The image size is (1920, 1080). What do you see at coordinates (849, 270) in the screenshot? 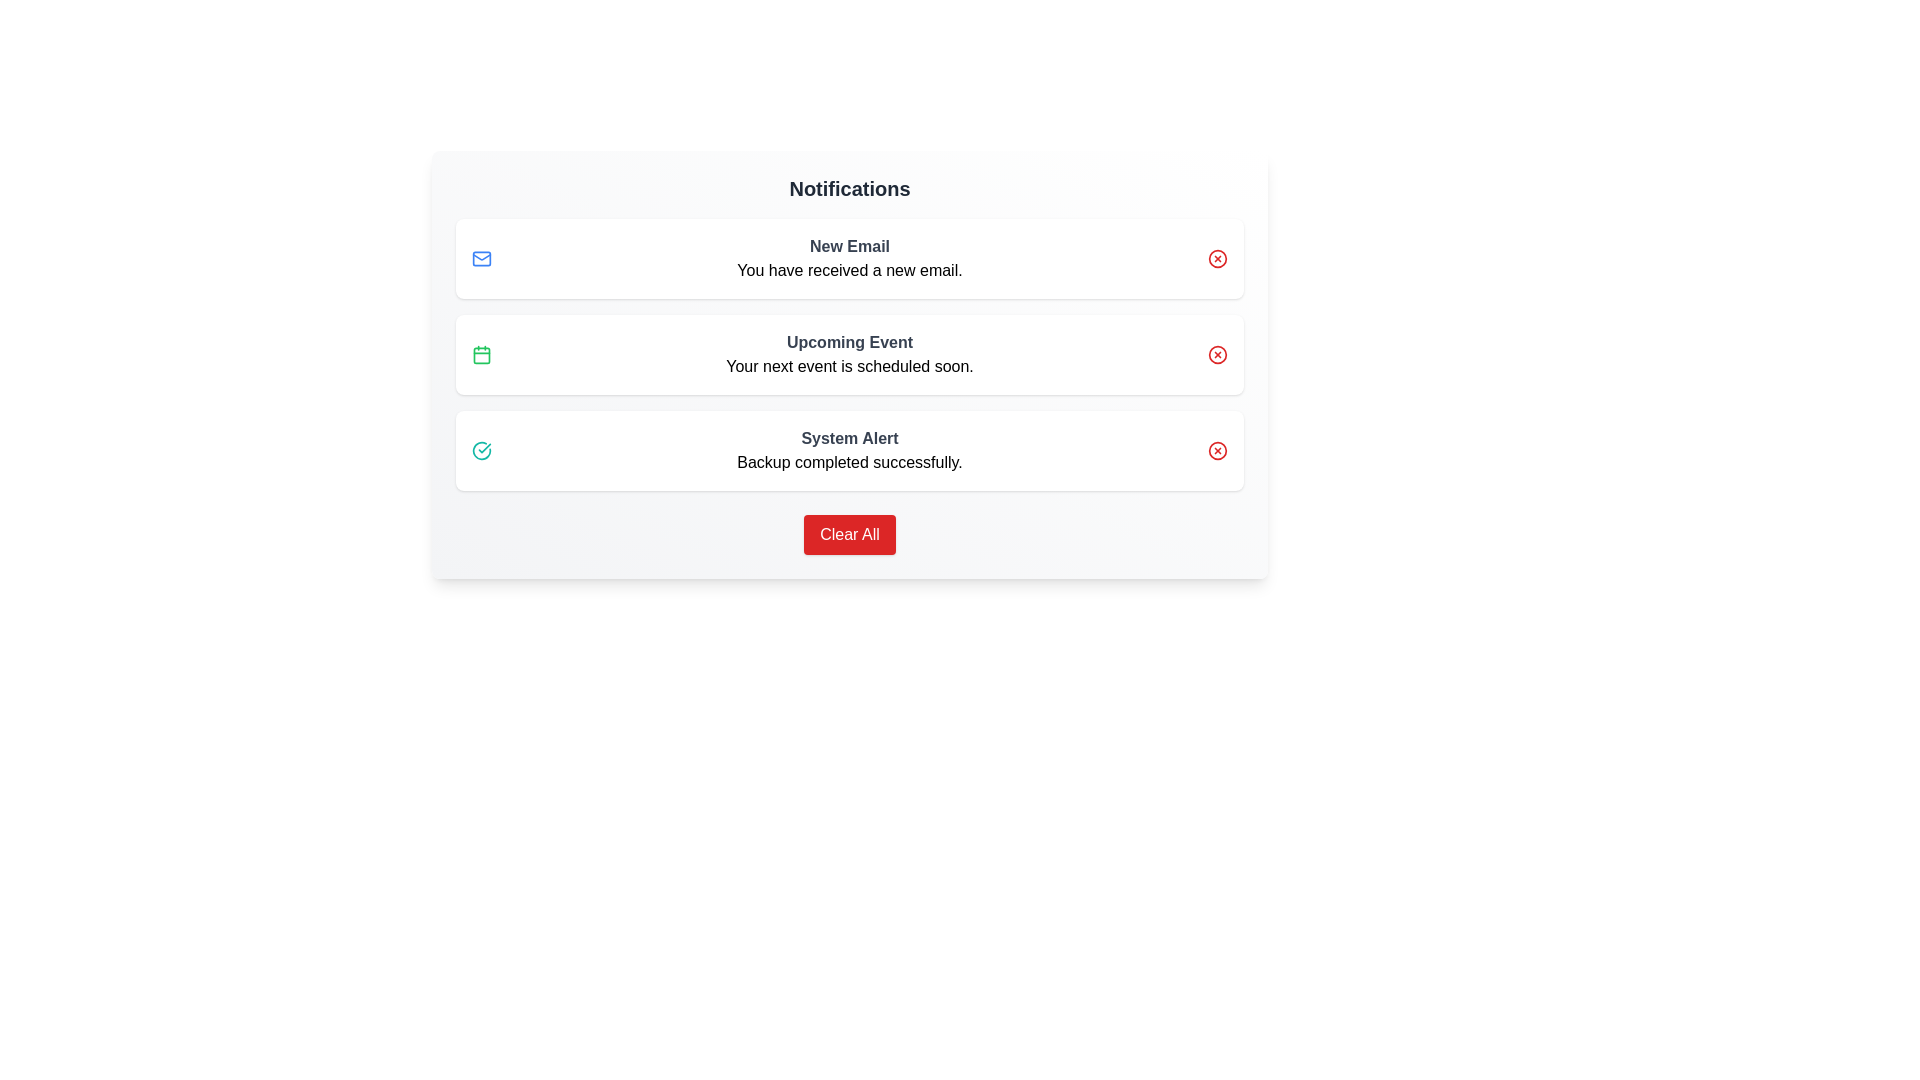
I see `notification text that states 'You have received a new email.' which is positioned below the title 'New Email' in the notification panel` at bounding box center [849, 270].